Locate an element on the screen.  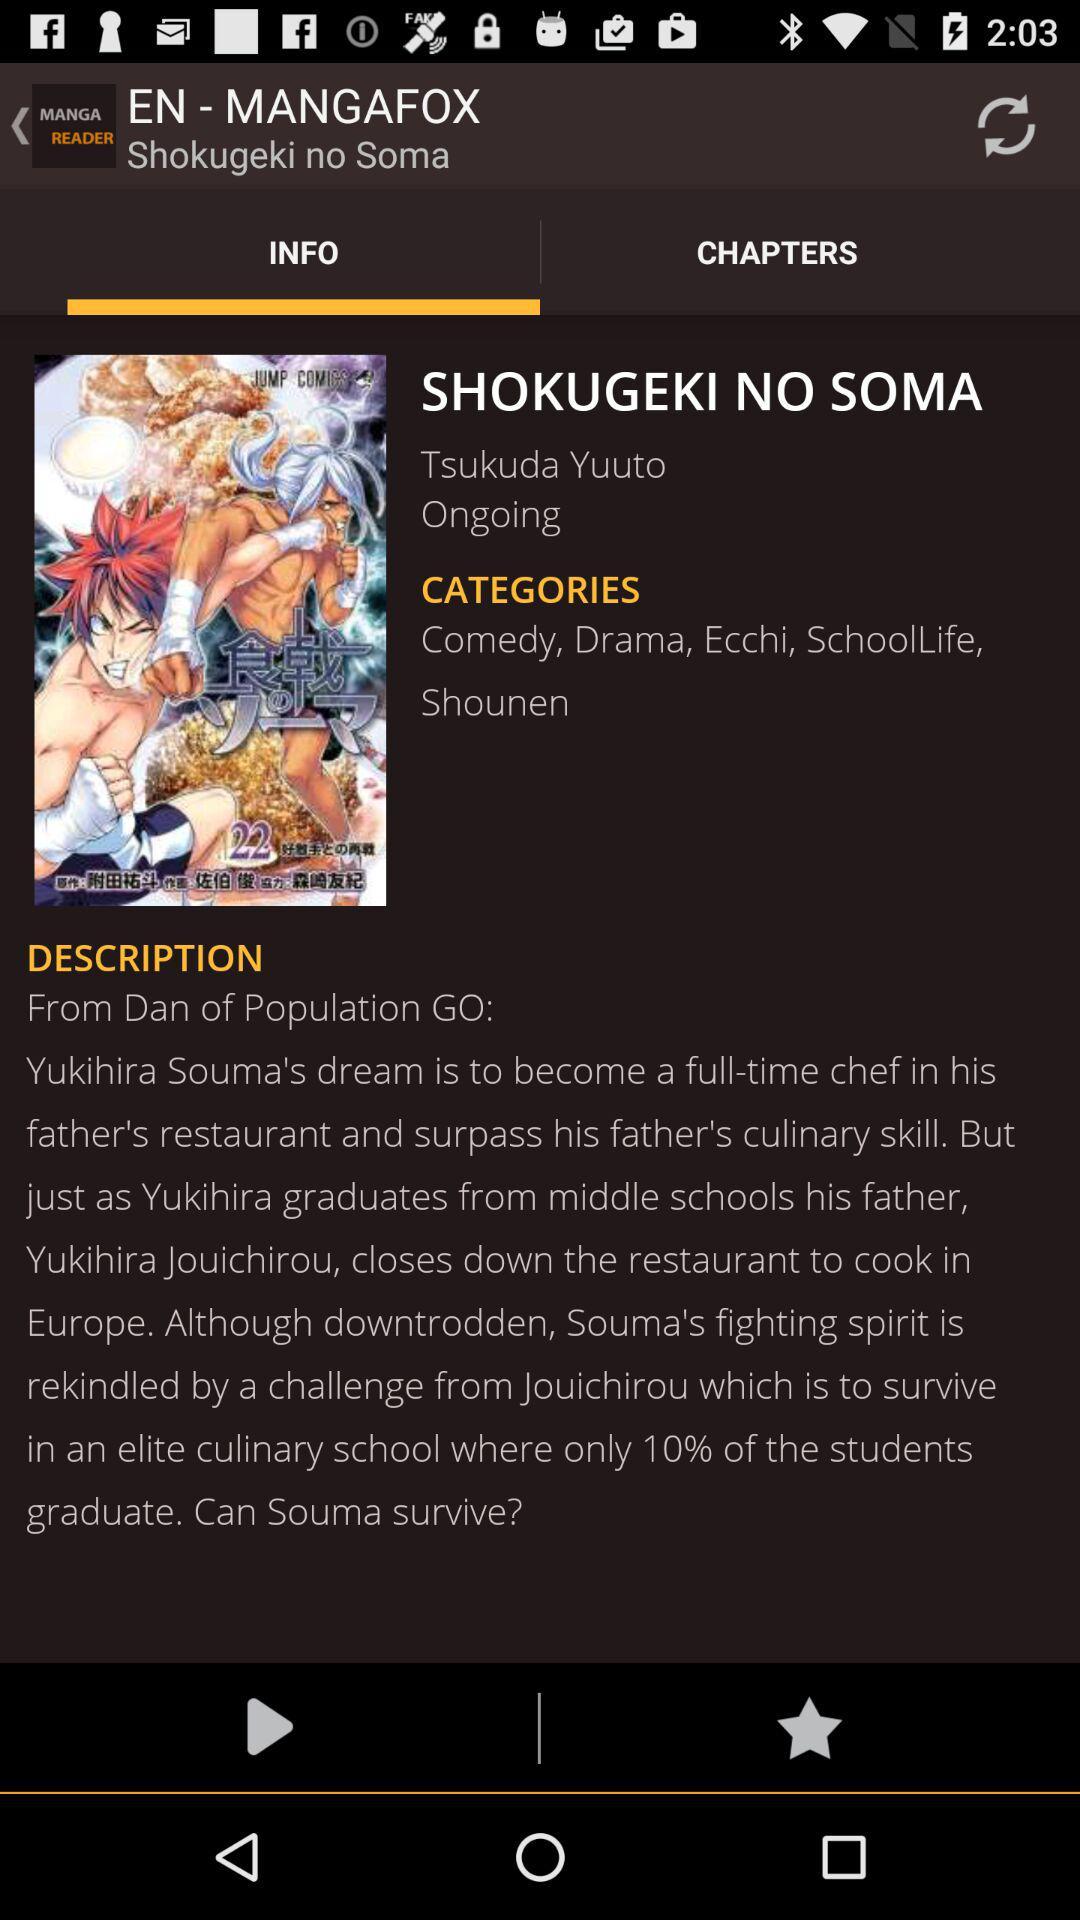
the poster is located at coordinates (210, 629).